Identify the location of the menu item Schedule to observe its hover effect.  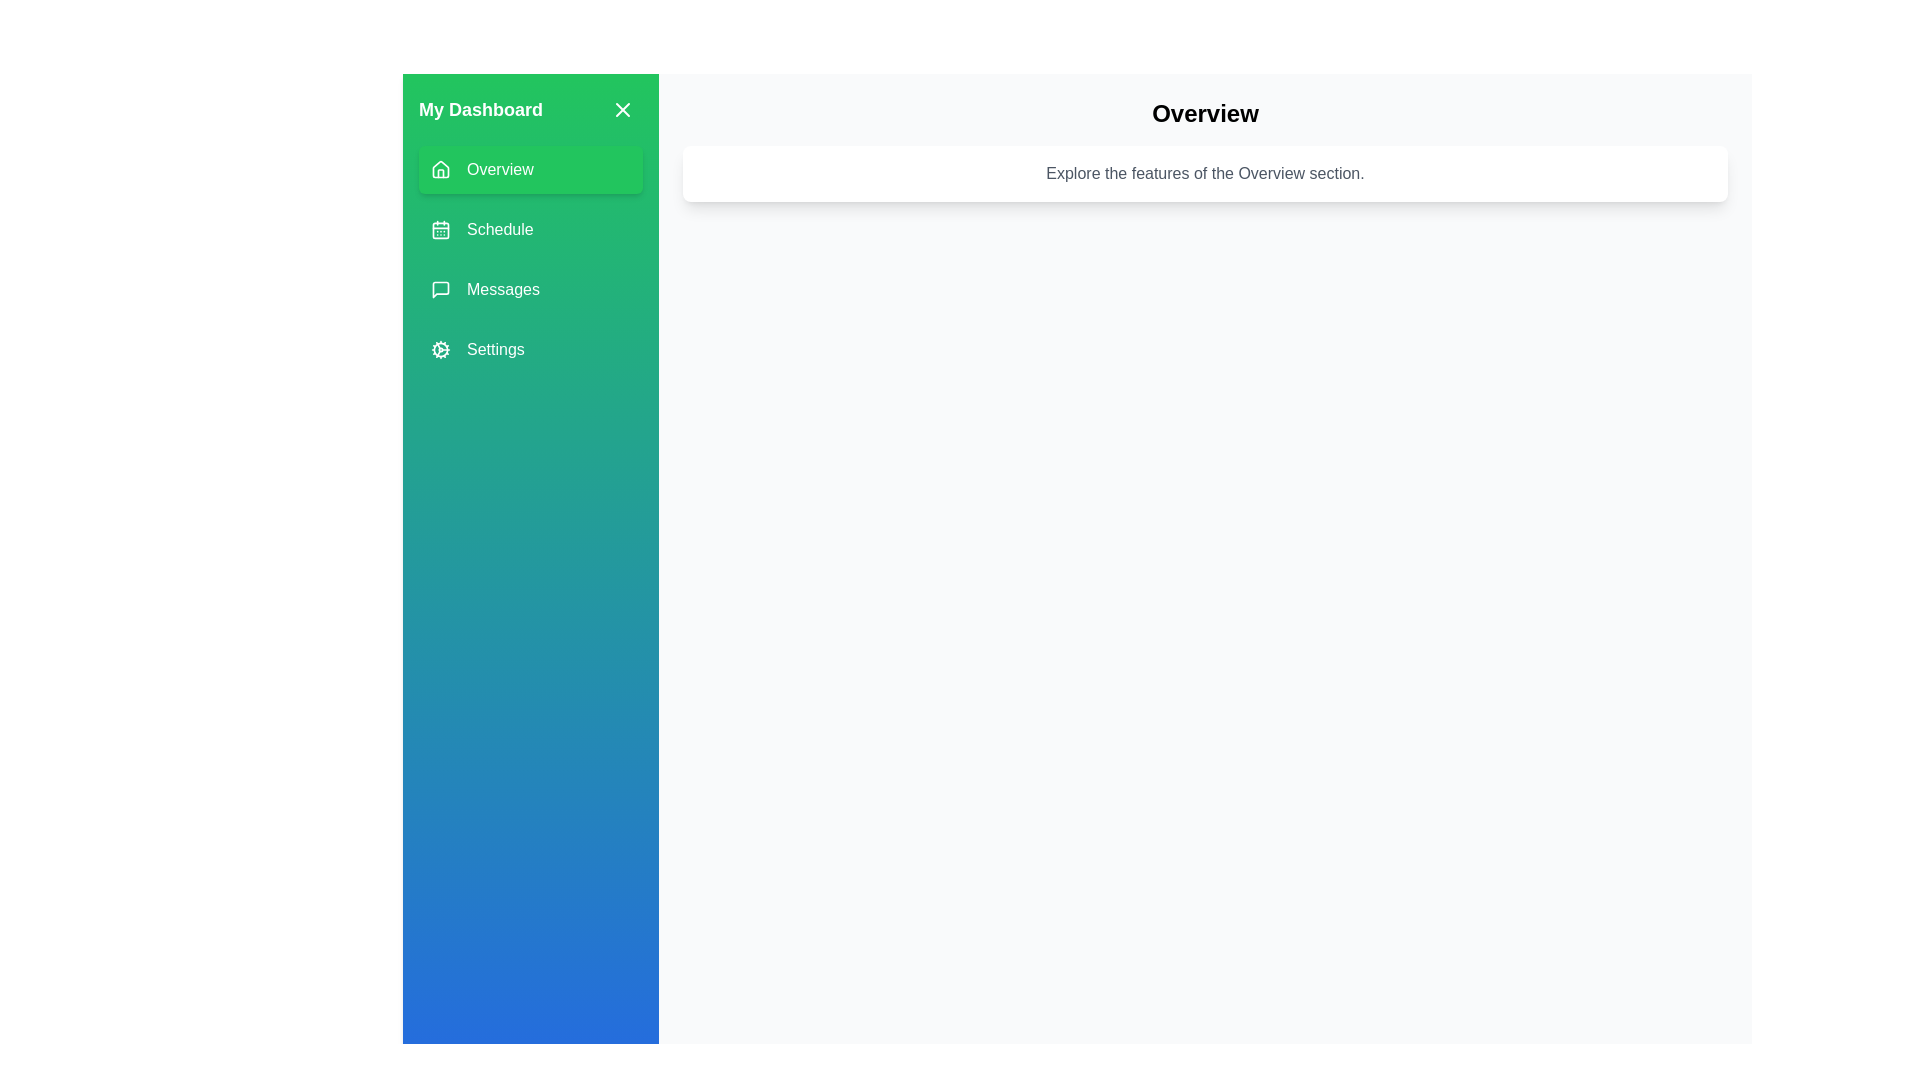
(531, 229).